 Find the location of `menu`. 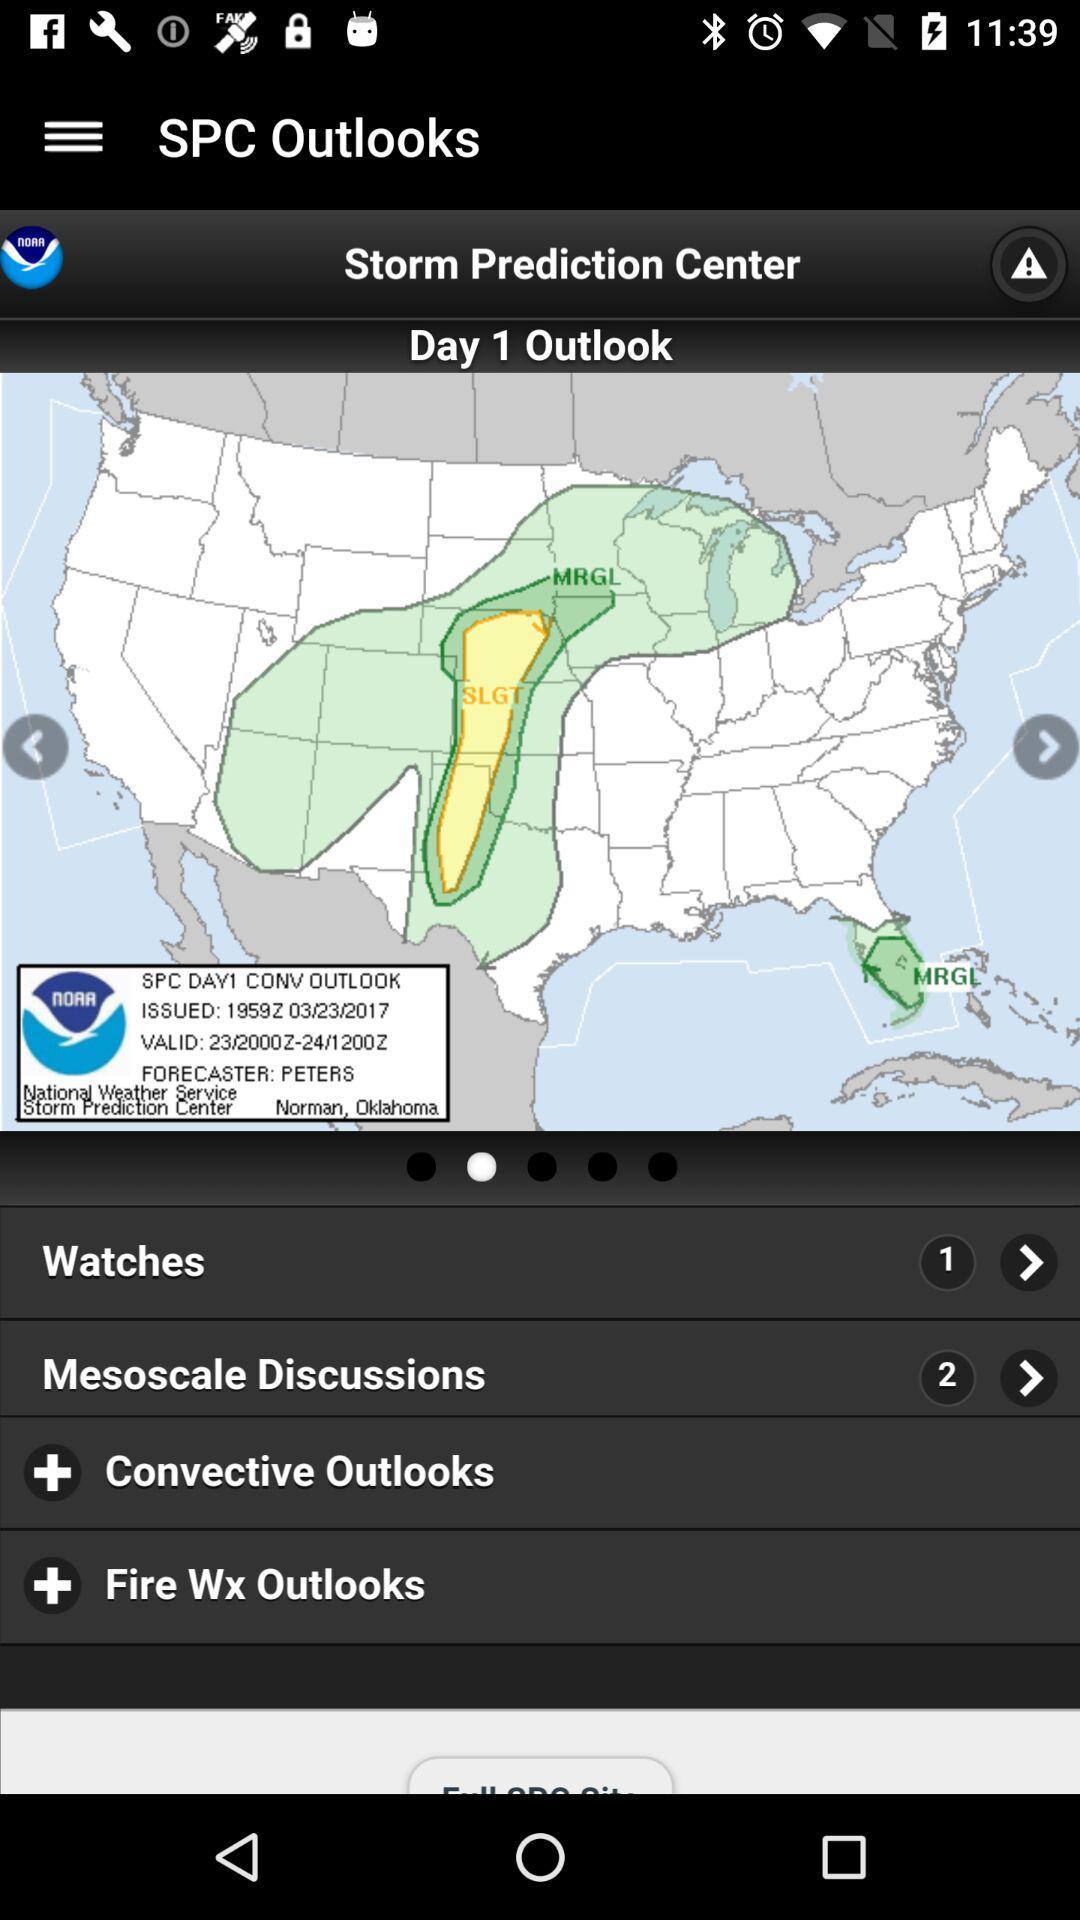

menu is located at coordinates (72, 135).